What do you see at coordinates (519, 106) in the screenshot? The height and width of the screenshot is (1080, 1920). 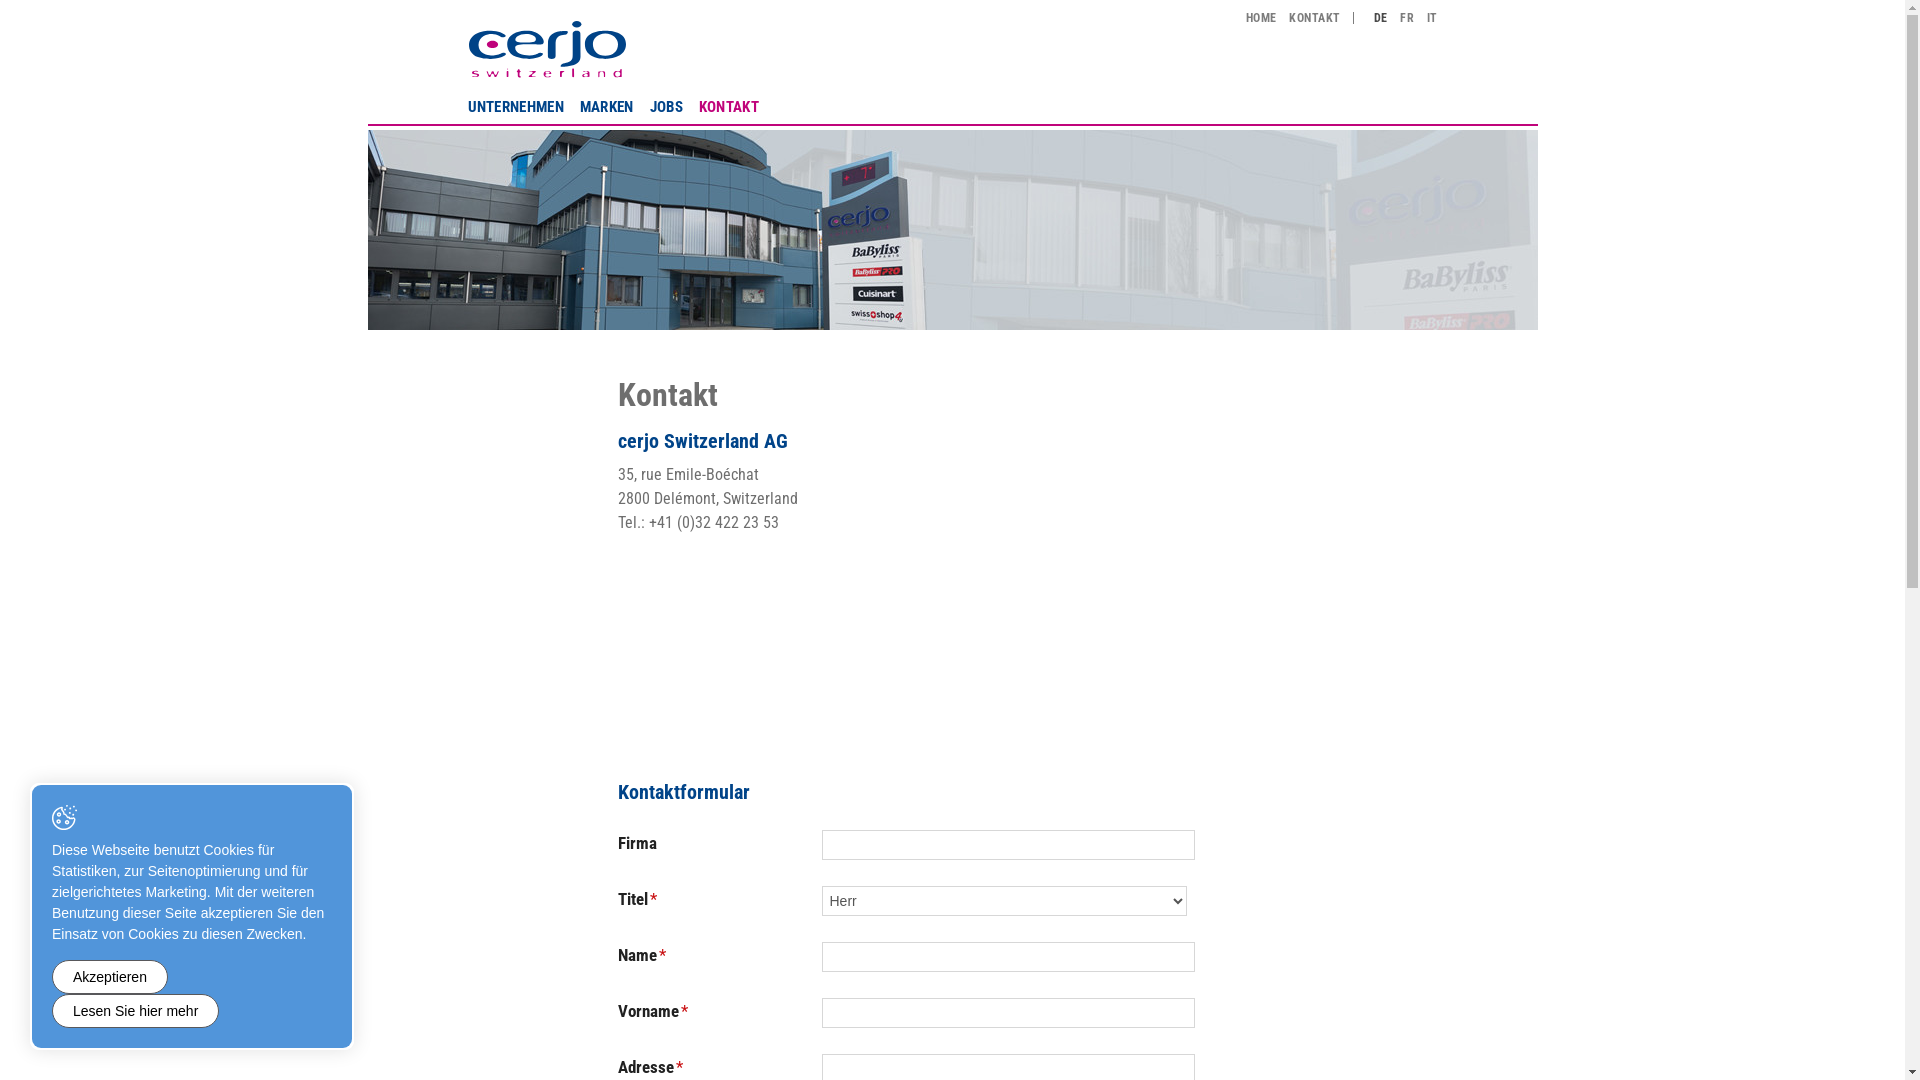 I see `'UNTERNEHMEN'` at bounding box center [519, 106].